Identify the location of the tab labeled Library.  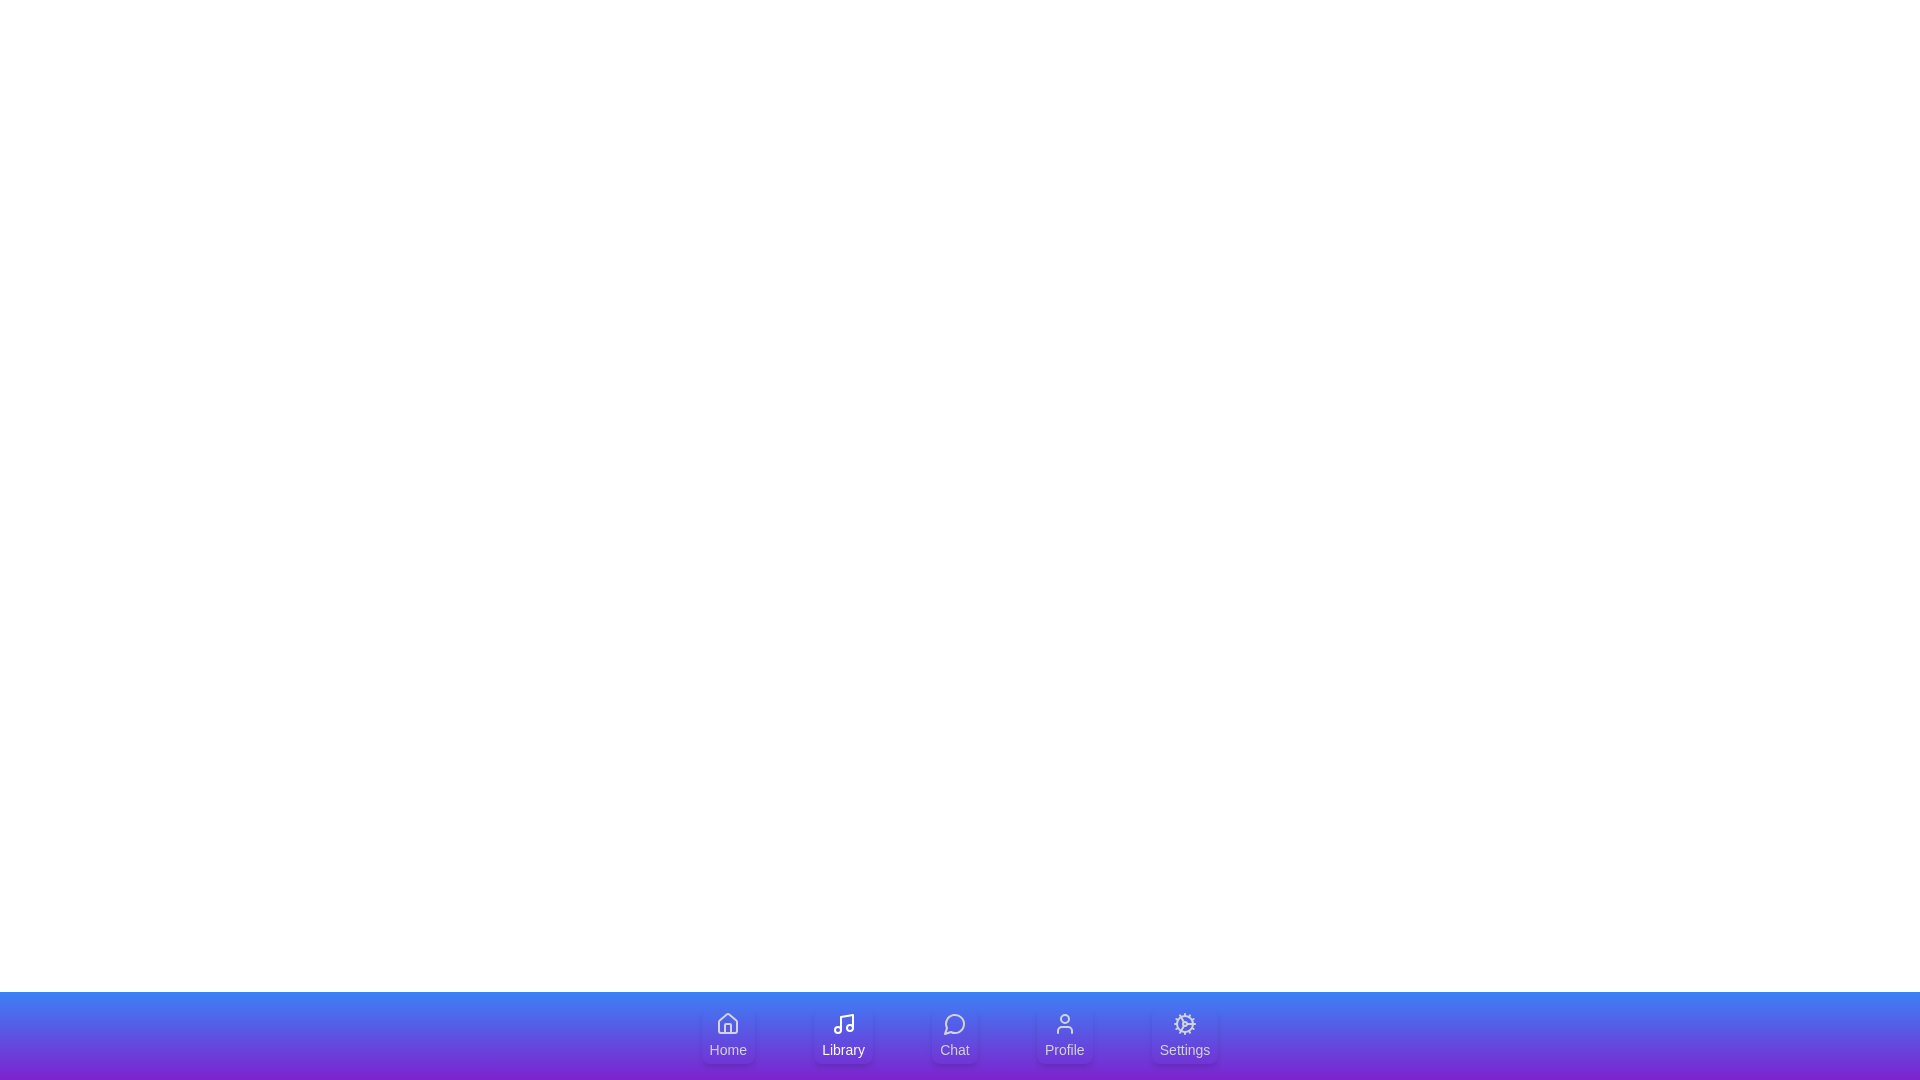
(843, 1035).